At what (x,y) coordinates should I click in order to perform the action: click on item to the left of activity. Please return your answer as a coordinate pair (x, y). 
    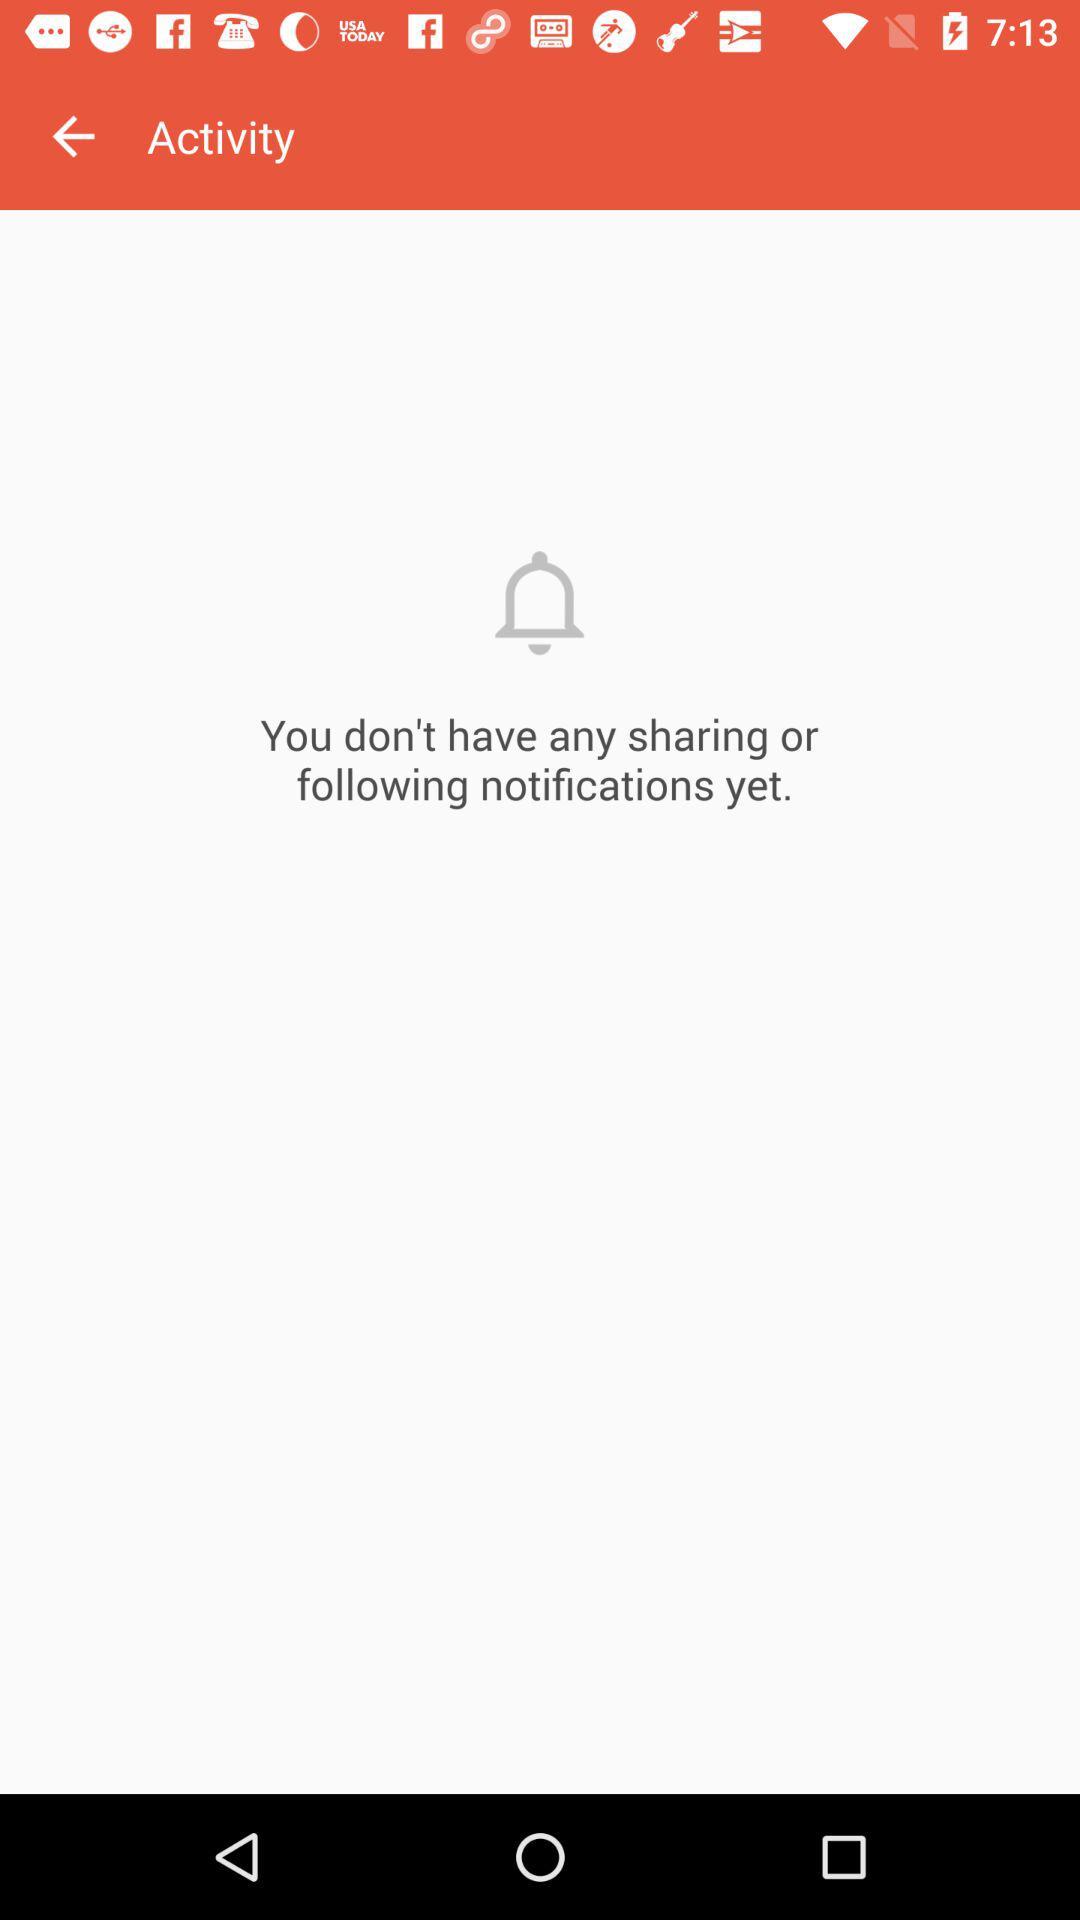
    Looking at the image, I should click on (72, 135).